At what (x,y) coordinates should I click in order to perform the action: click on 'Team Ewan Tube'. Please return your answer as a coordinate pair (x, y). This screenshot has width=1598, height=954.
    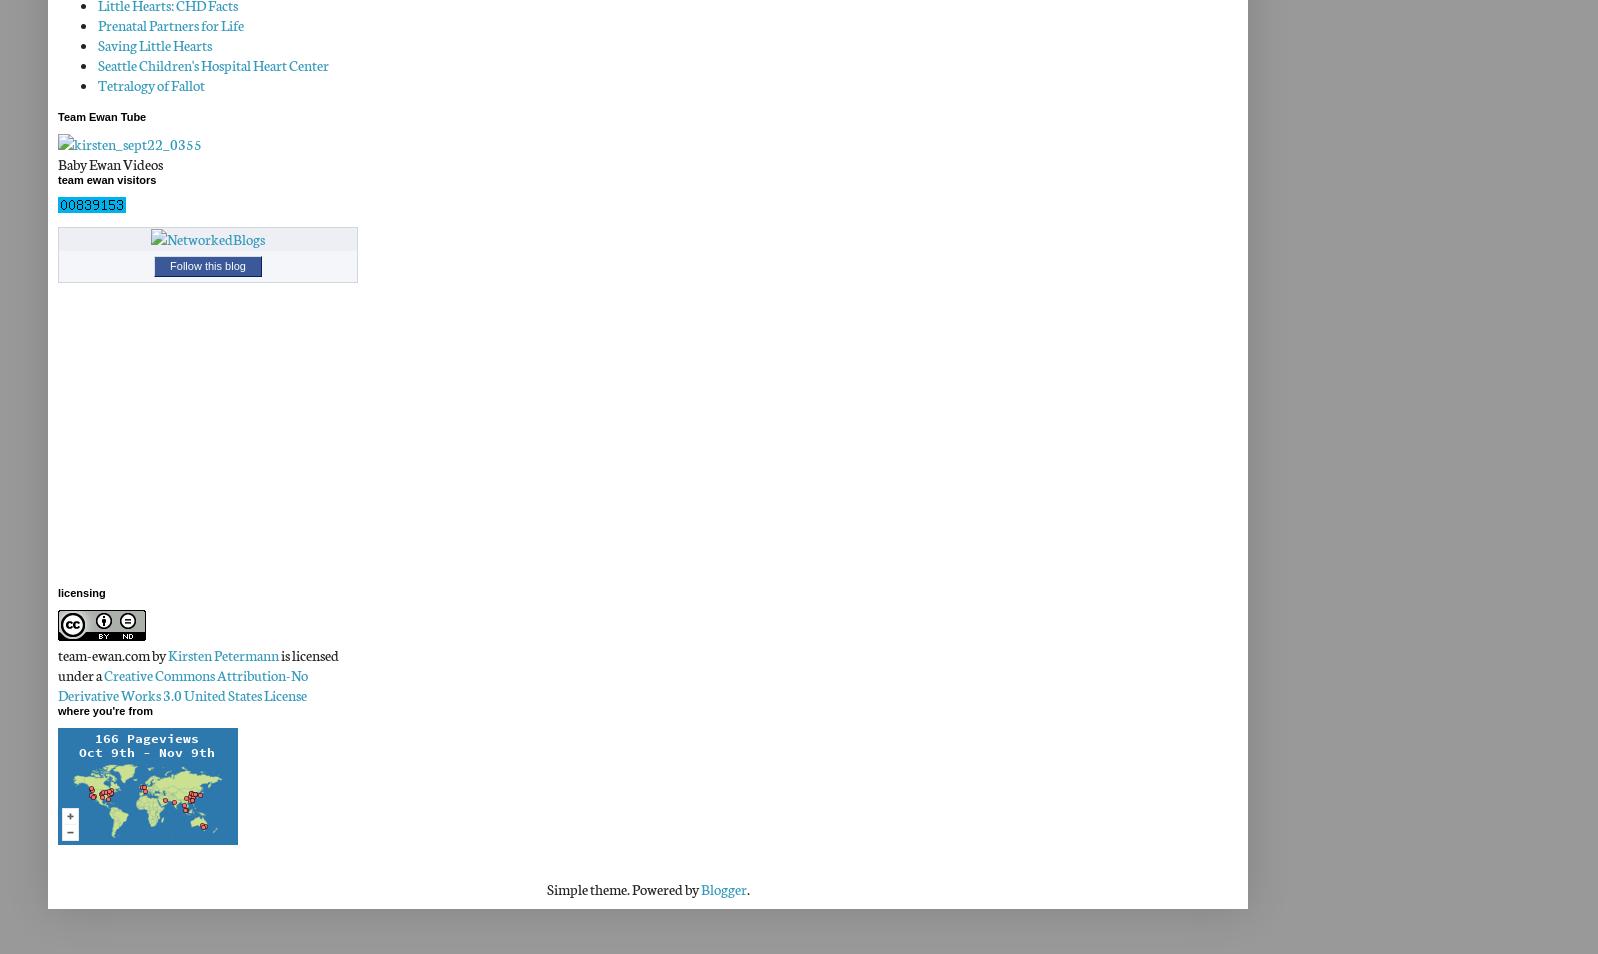
    Looking at the image, I should click on (57, 115).